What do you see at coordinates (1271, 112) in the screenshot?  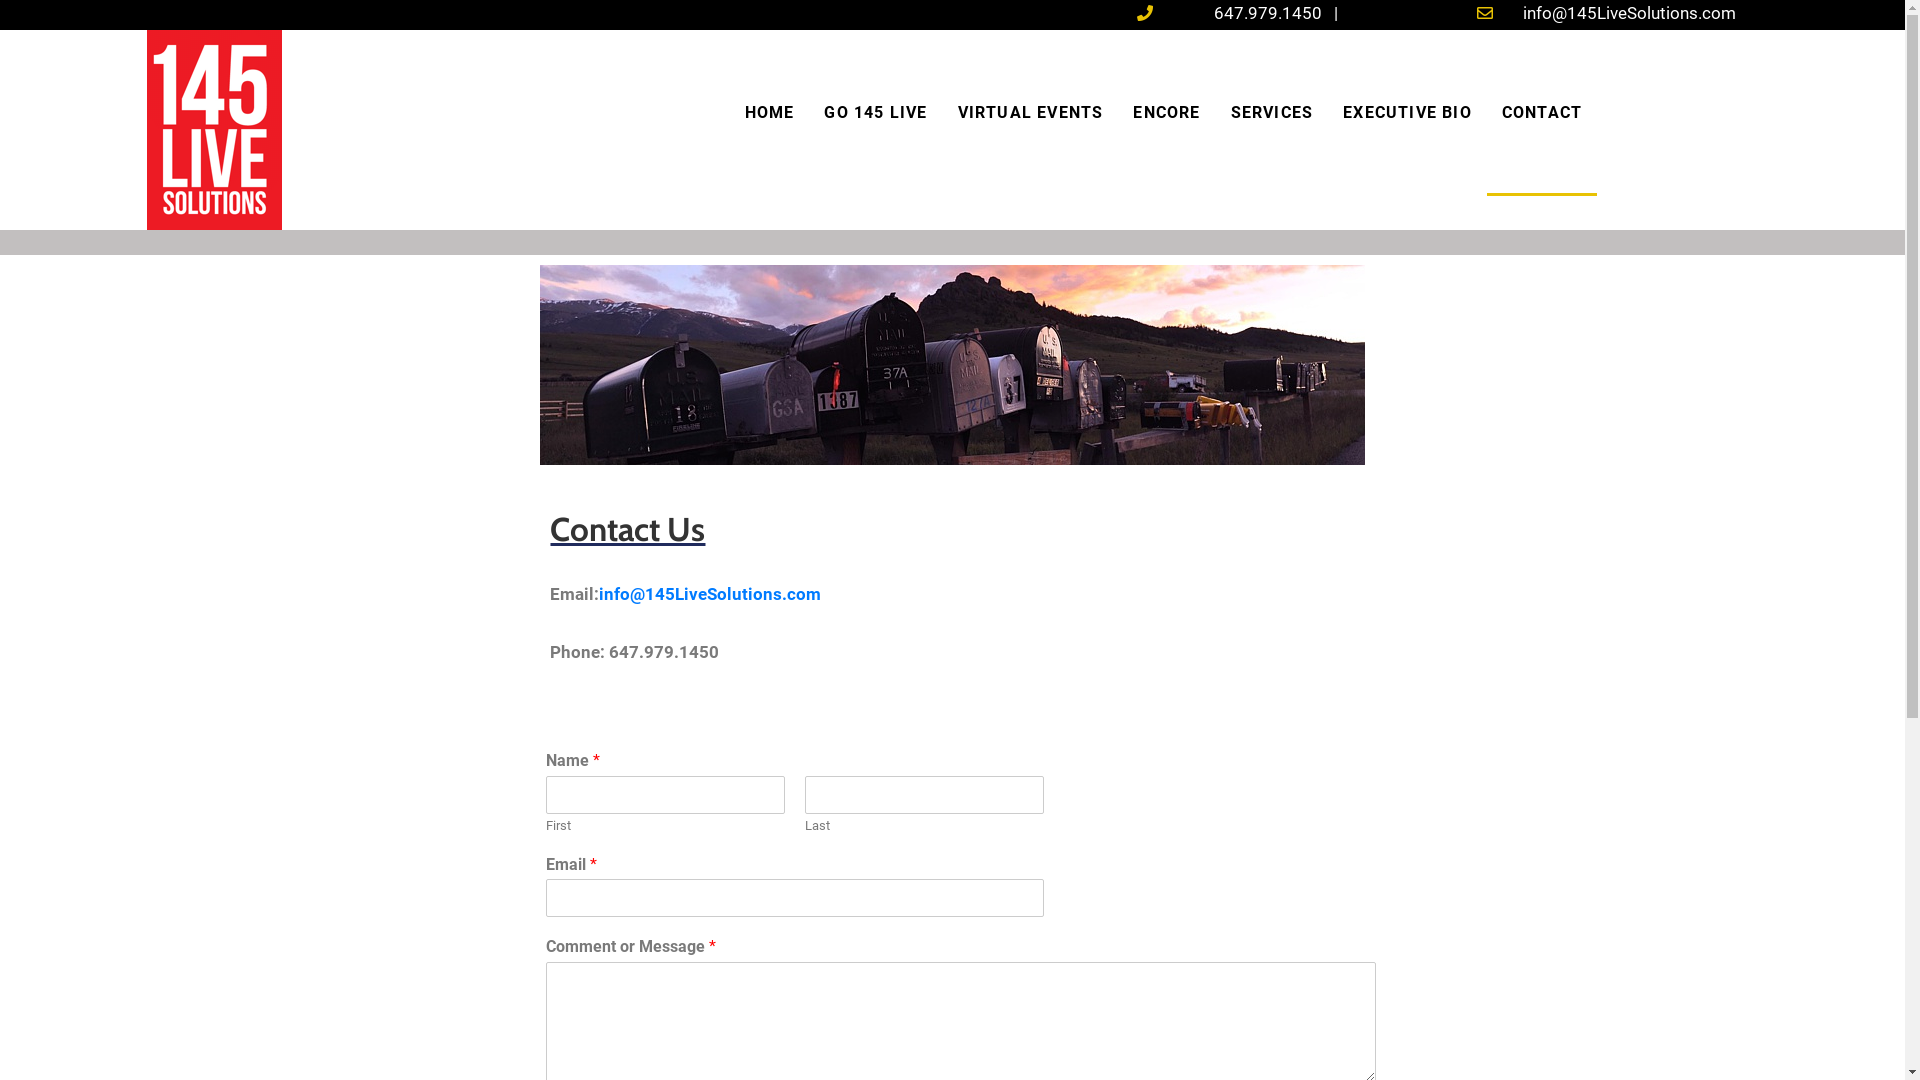 I see `'SERVICES'` at bounding box center [1271, 112].